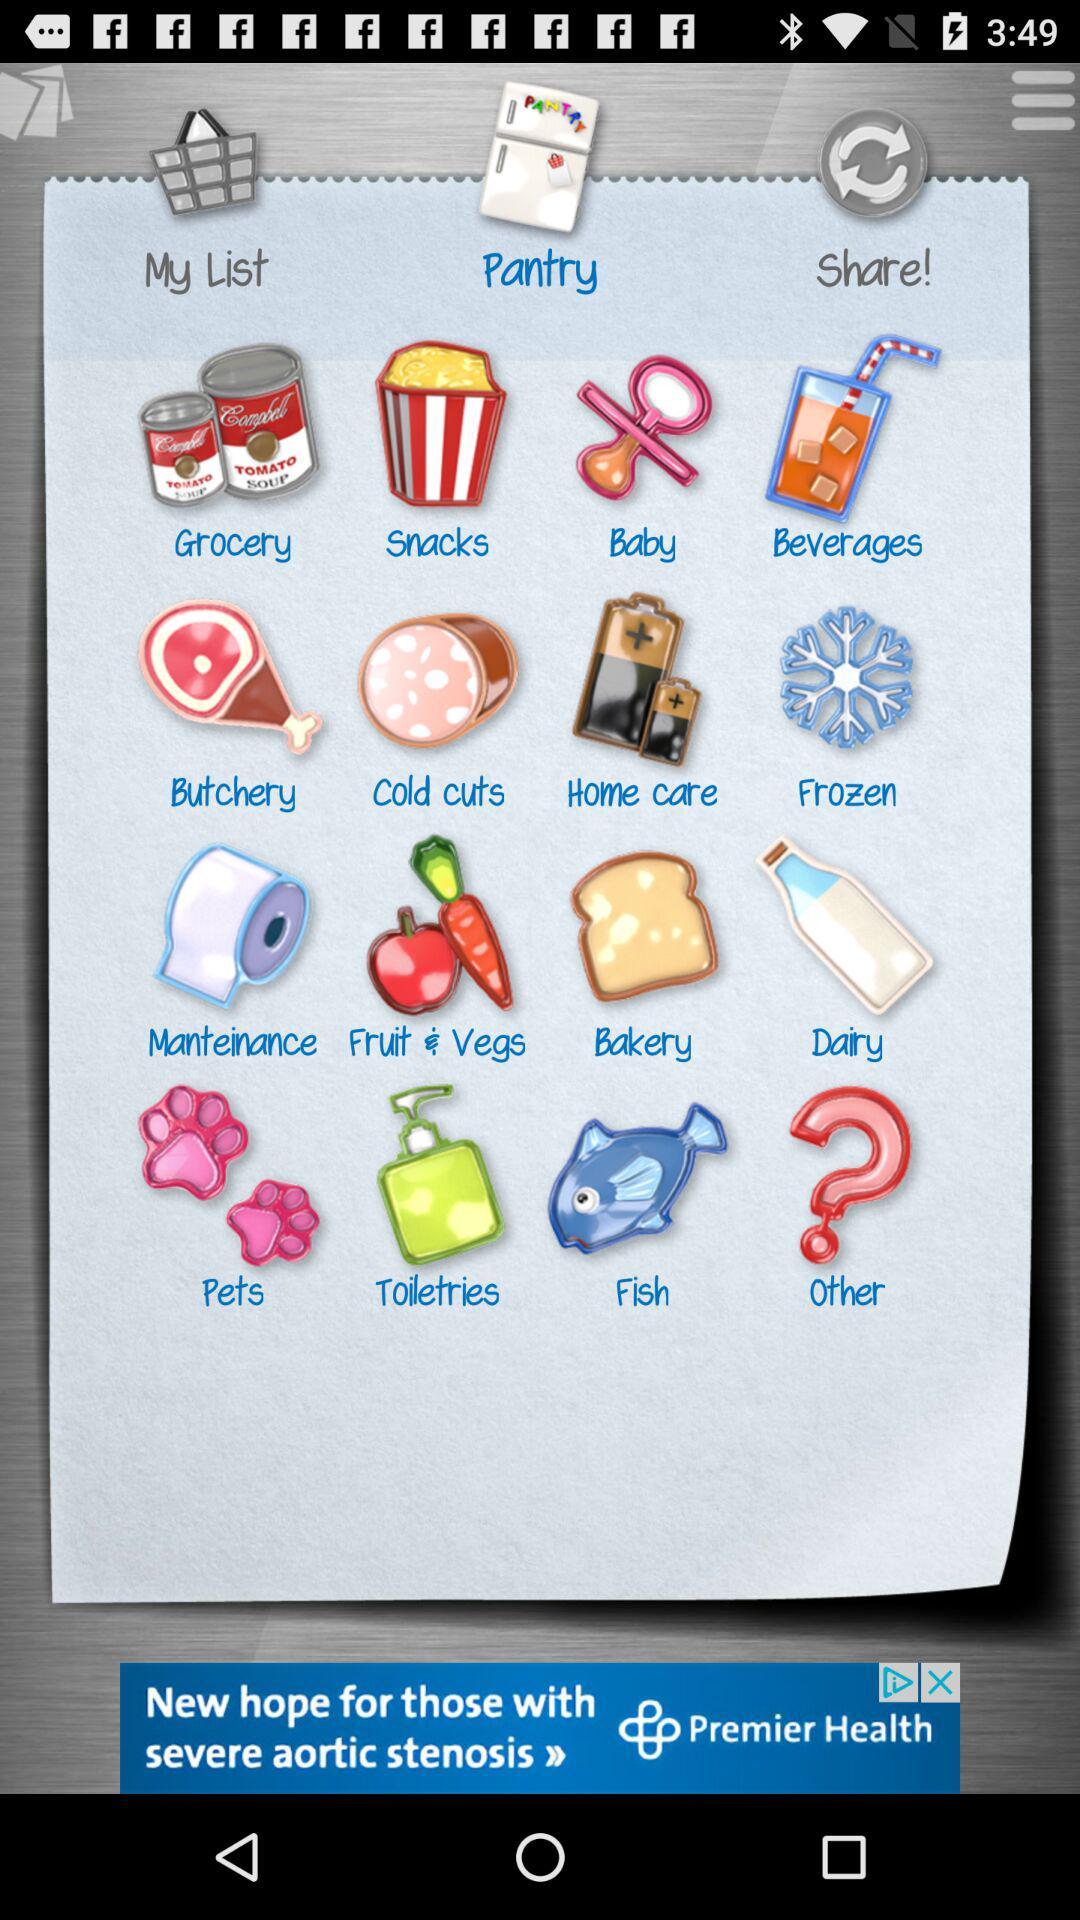 This screenshot has width=1080, height=1920. Describe the element at coordinates (1032, 117) in the screenshot. I see `the menu icon` at that location.